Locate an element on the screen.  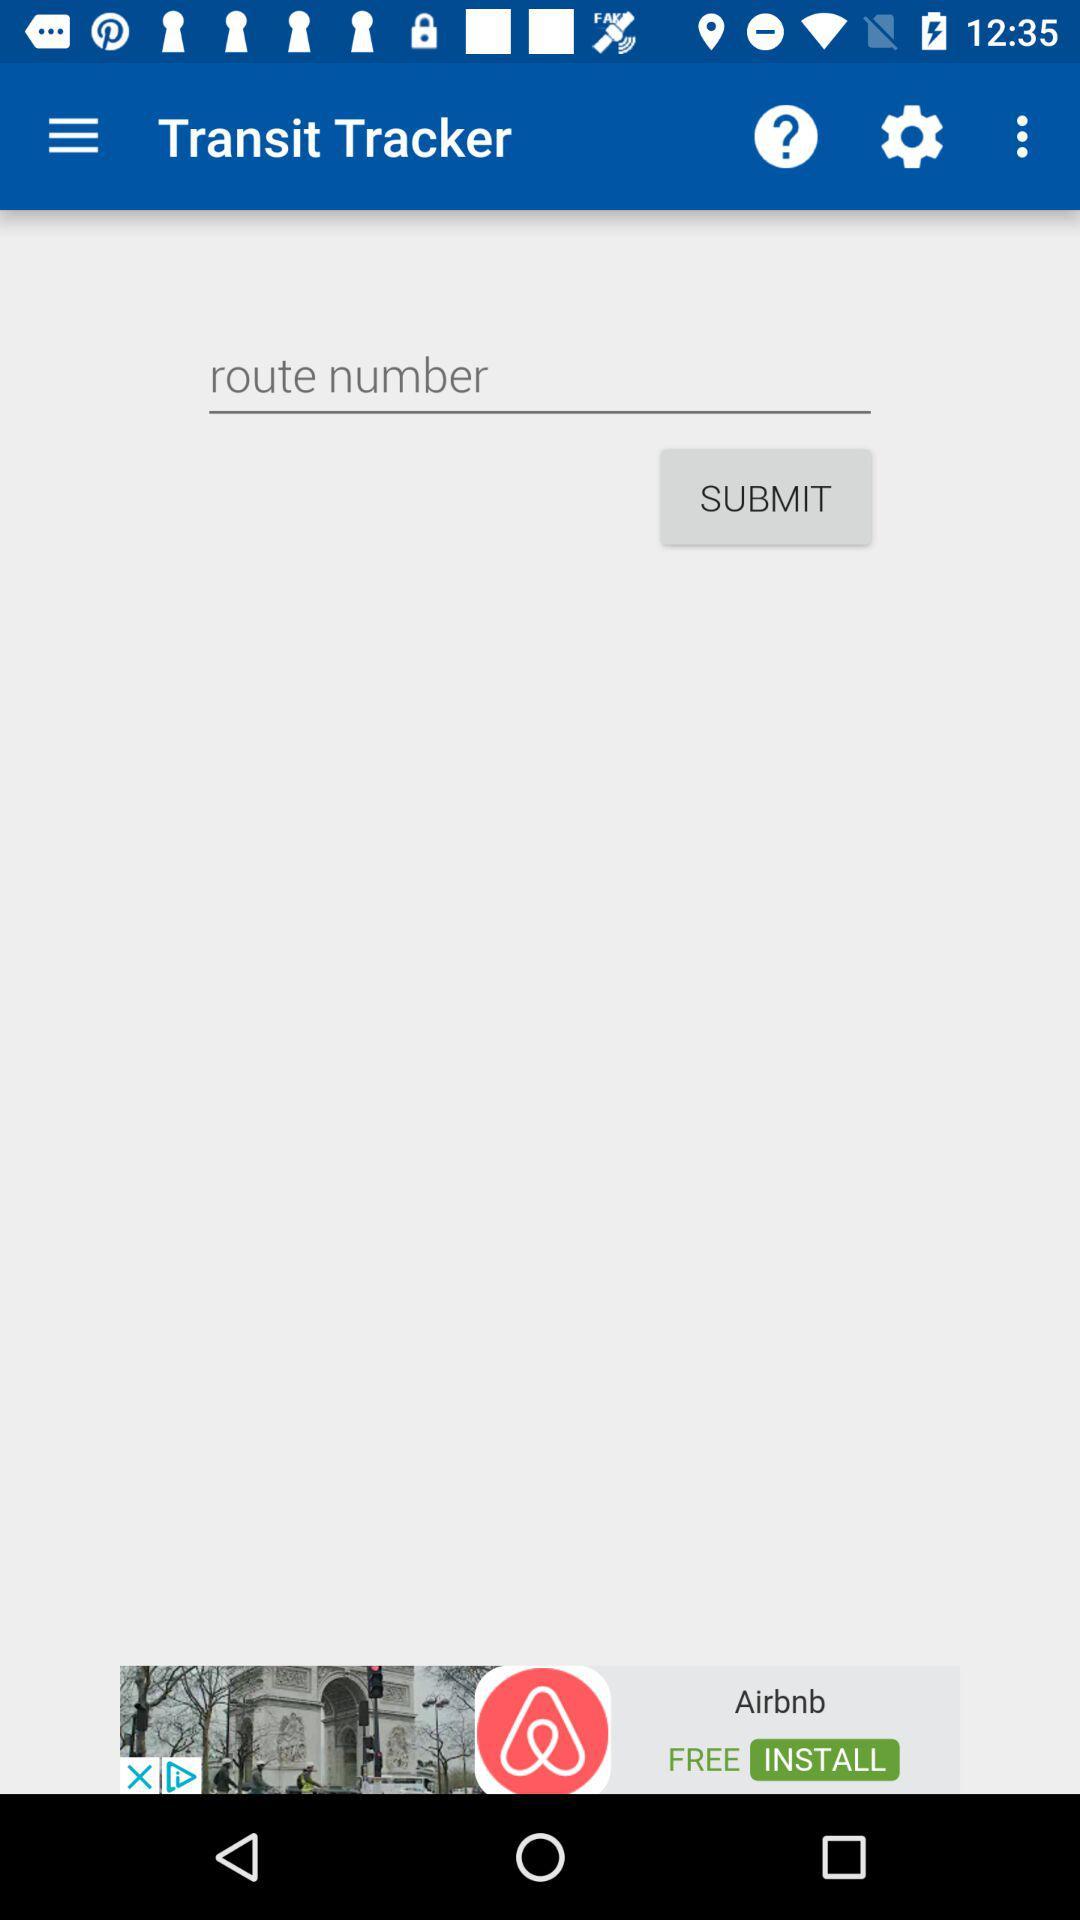
ender the text box is located at coordinates (540, 374).